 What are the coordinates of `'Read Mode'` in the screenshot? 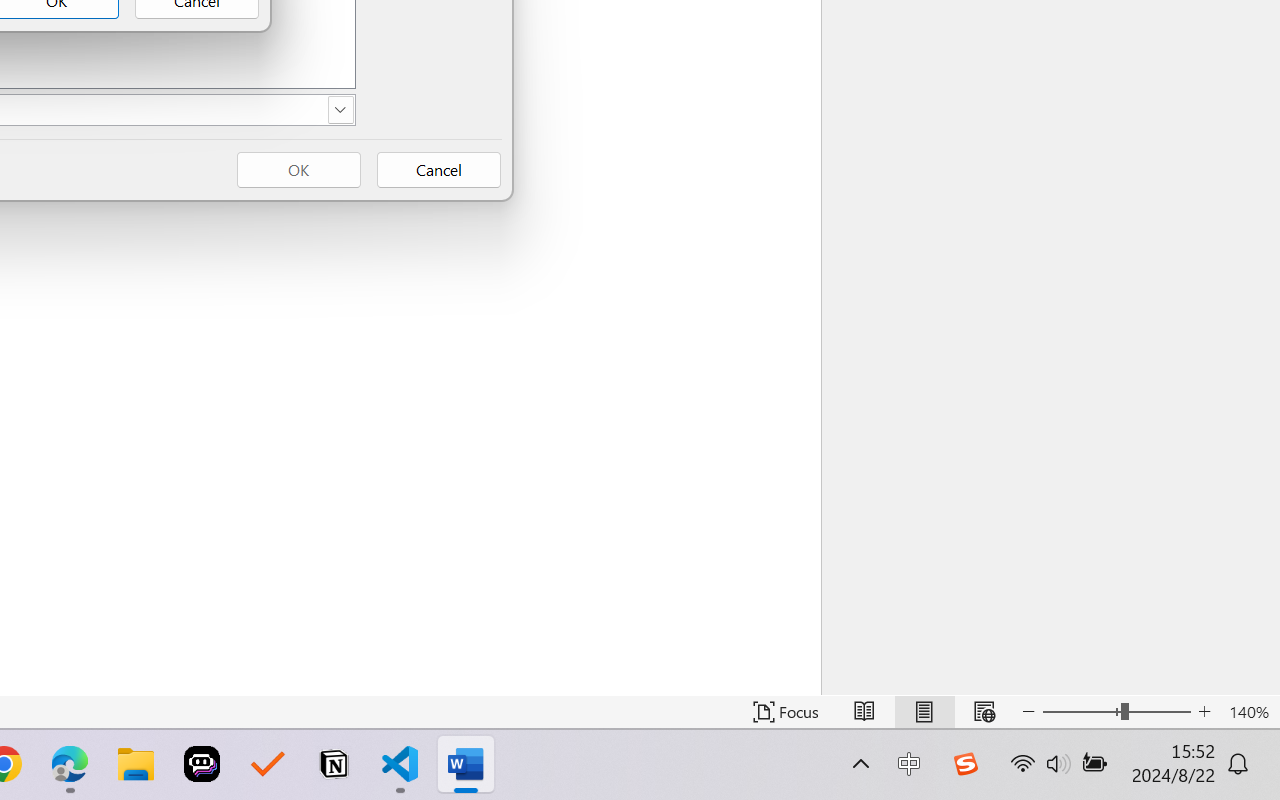 It's located at (864, 711).